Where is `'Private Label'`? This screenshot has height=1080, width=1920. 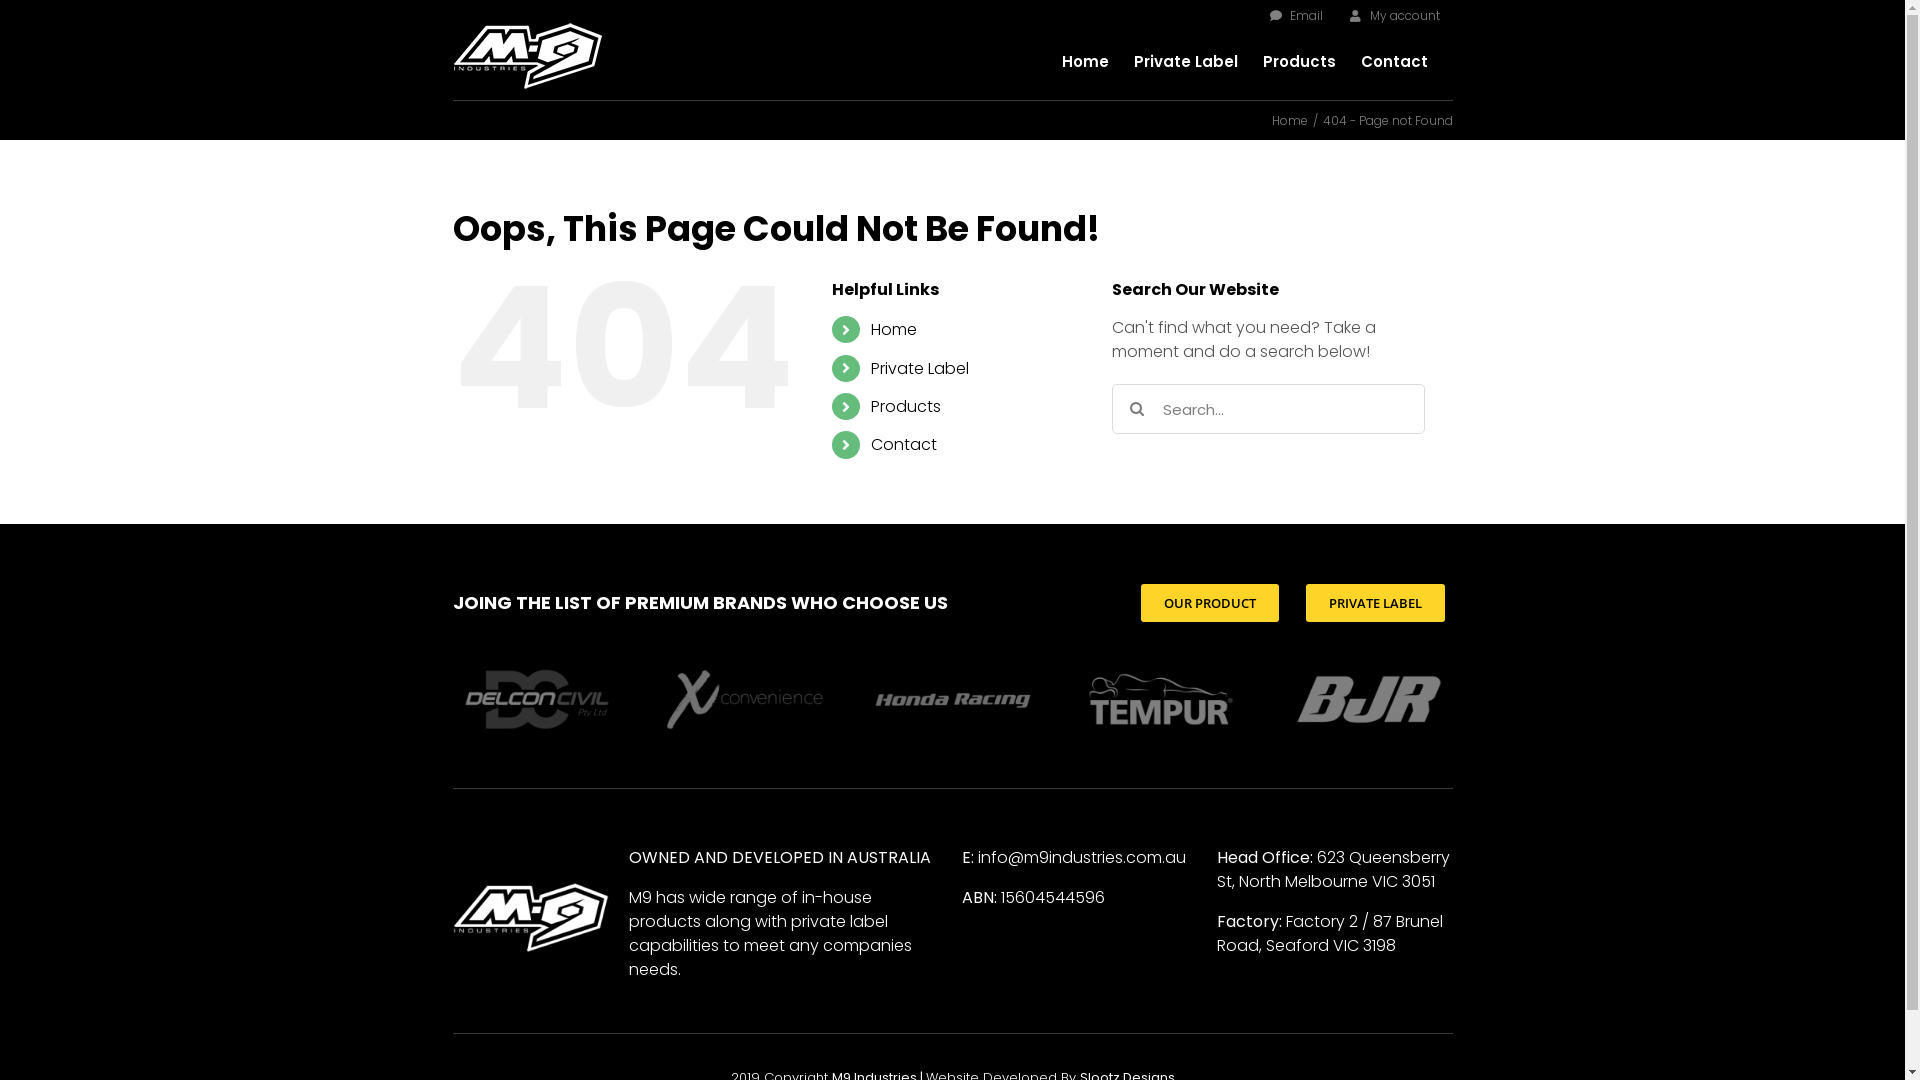 'Private Label' is located at coordinates (1133, 60).